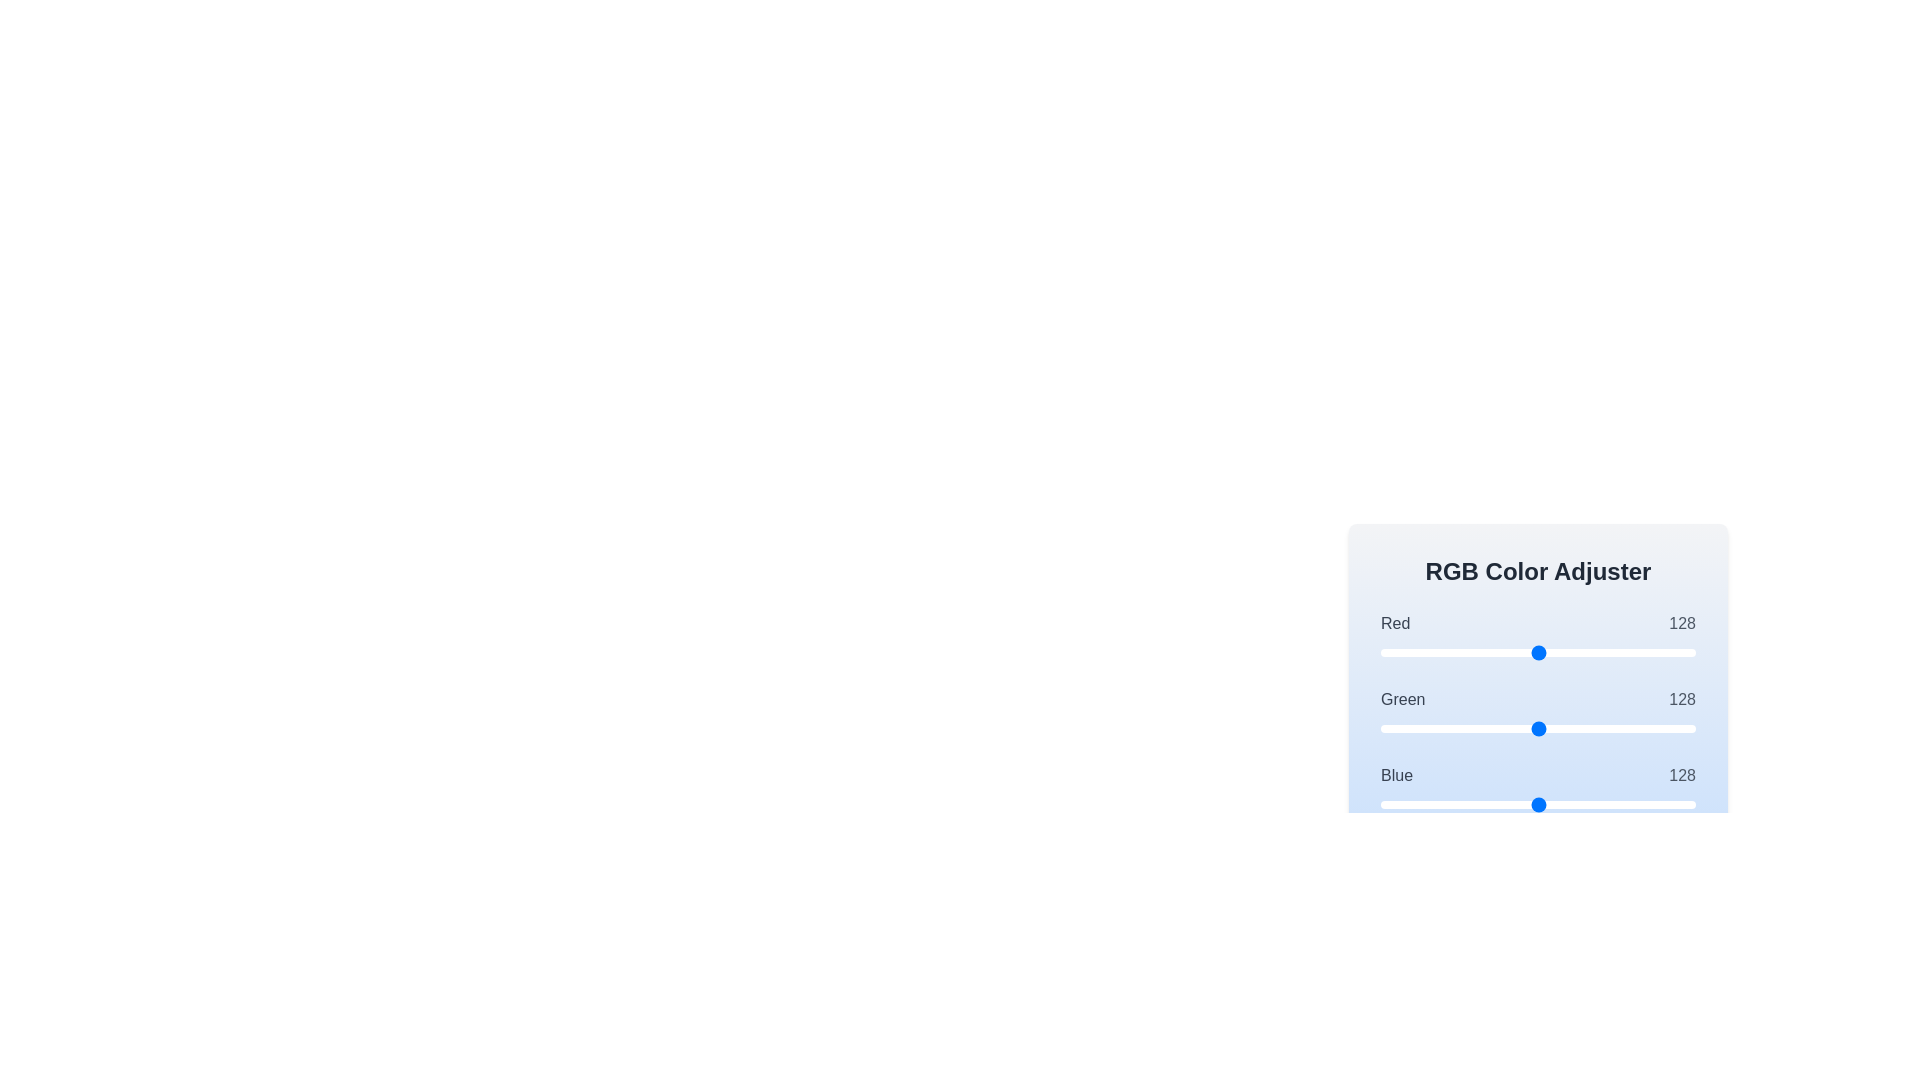 The width and height of the screenshot is (1920, 1080). Describe the element at coordinates (1482, 652) in the screenshot. I see `the red slider to 82 by dragging or clicking on the slider` at that location.